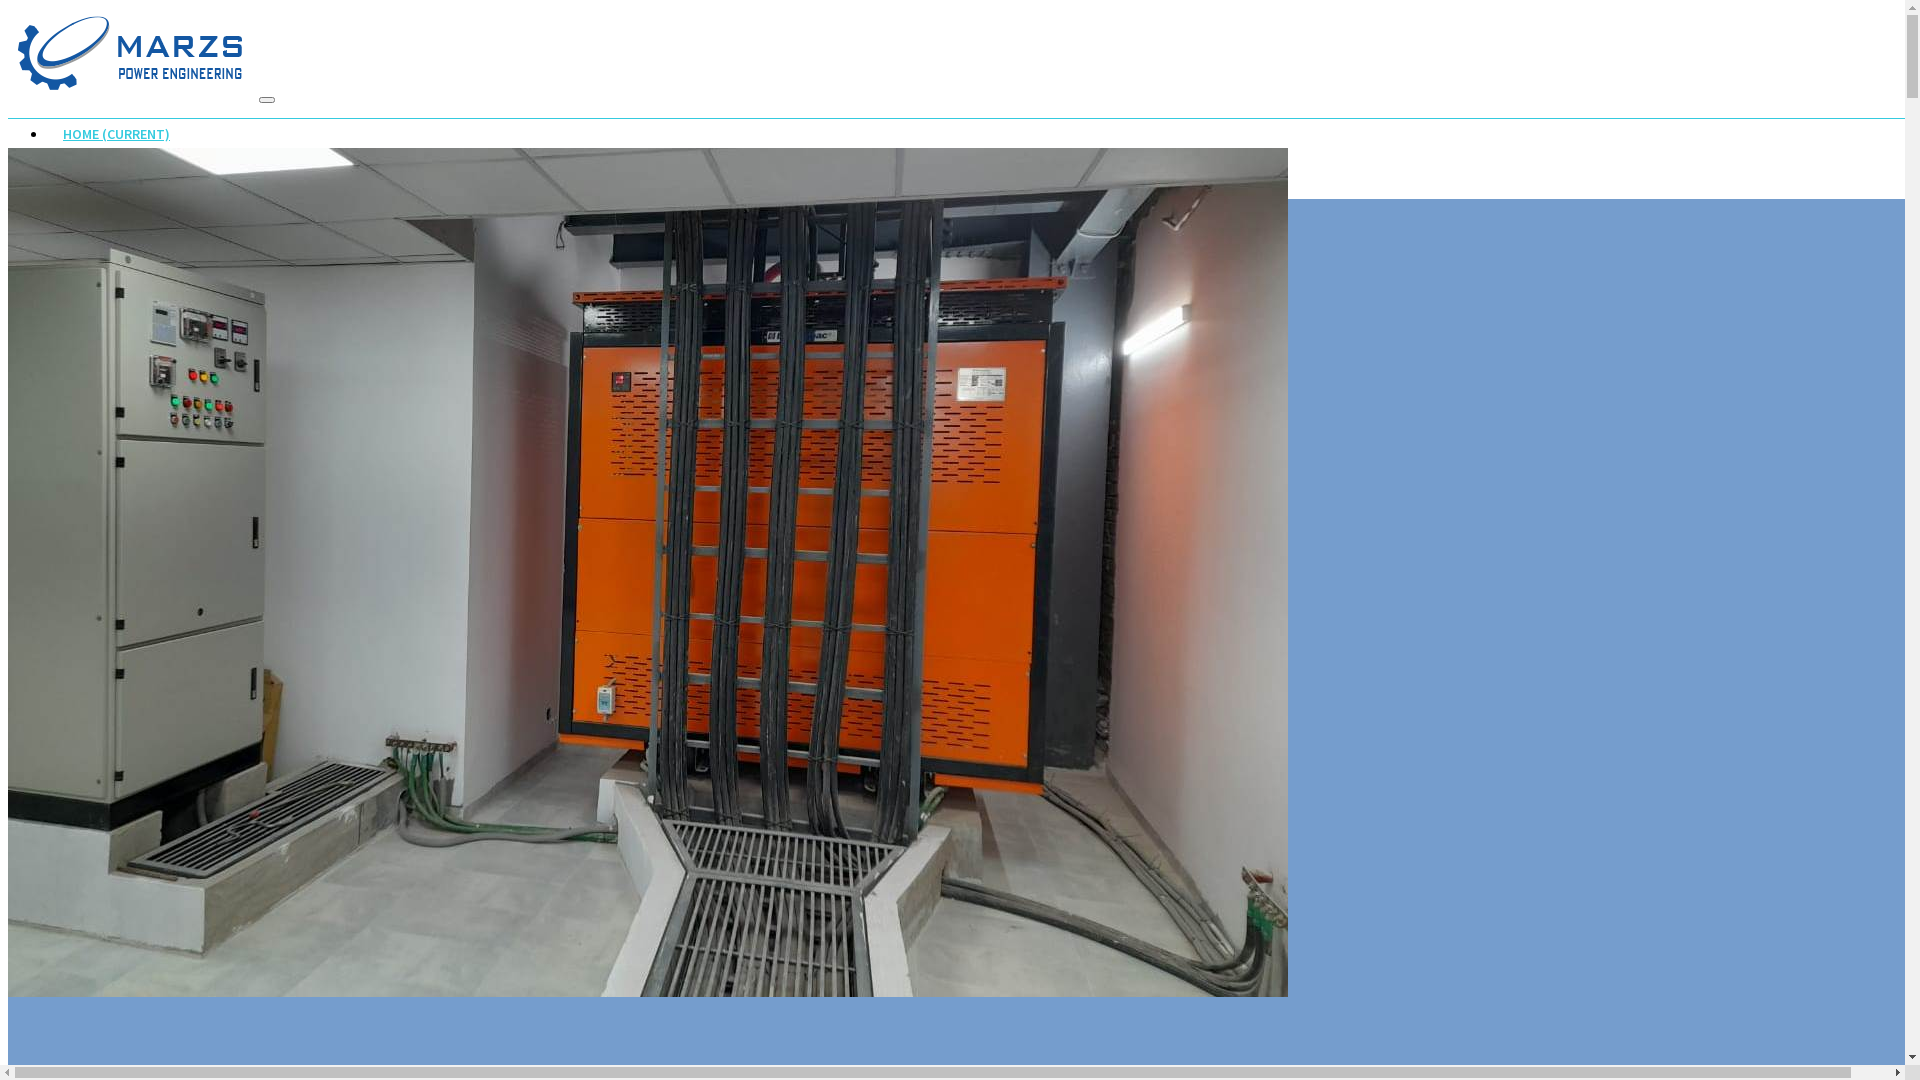 This screenshot has height=1080, width=1920. I want to click on 'CONTACT US', so click(101, 213).